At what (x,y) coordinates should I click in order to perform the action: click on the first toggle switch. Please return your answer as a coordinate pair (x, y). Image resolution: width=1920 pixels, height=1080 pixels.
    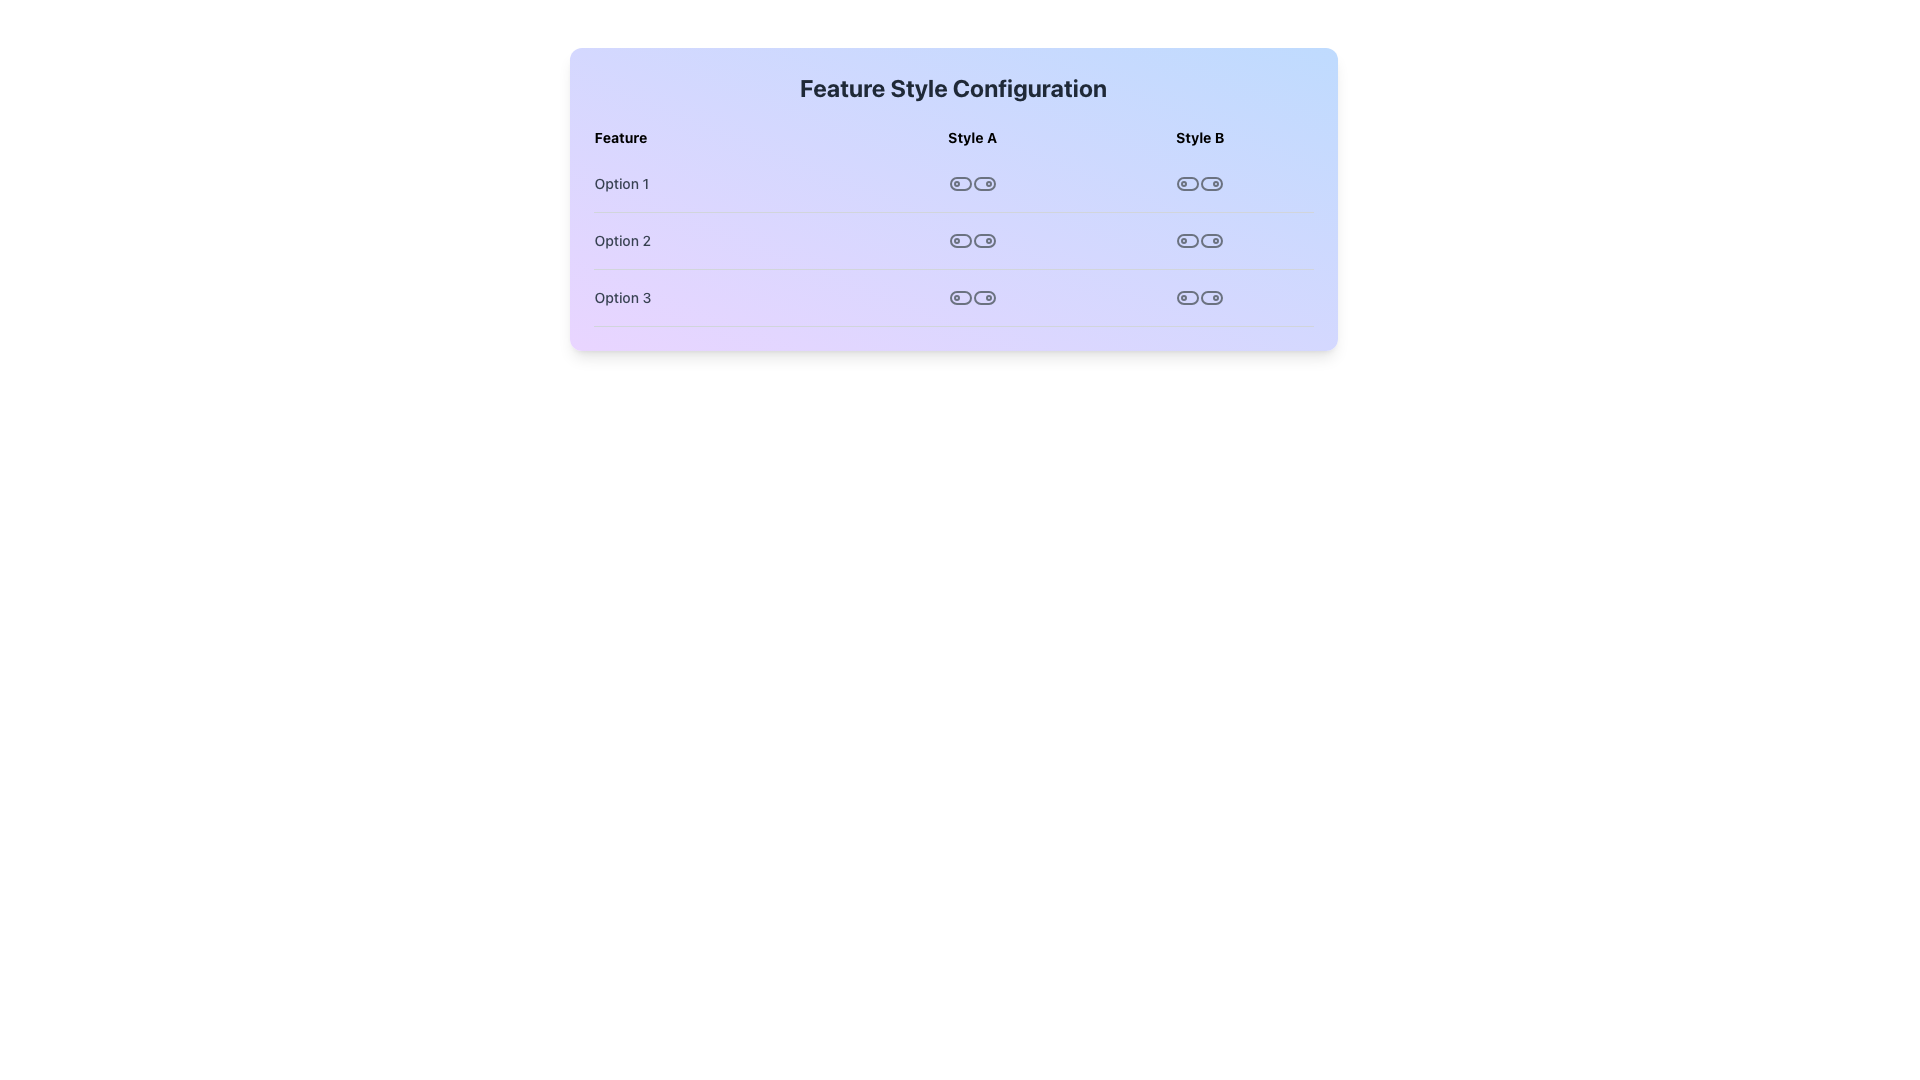
    Looking at the image, I should click on (1188, 297).